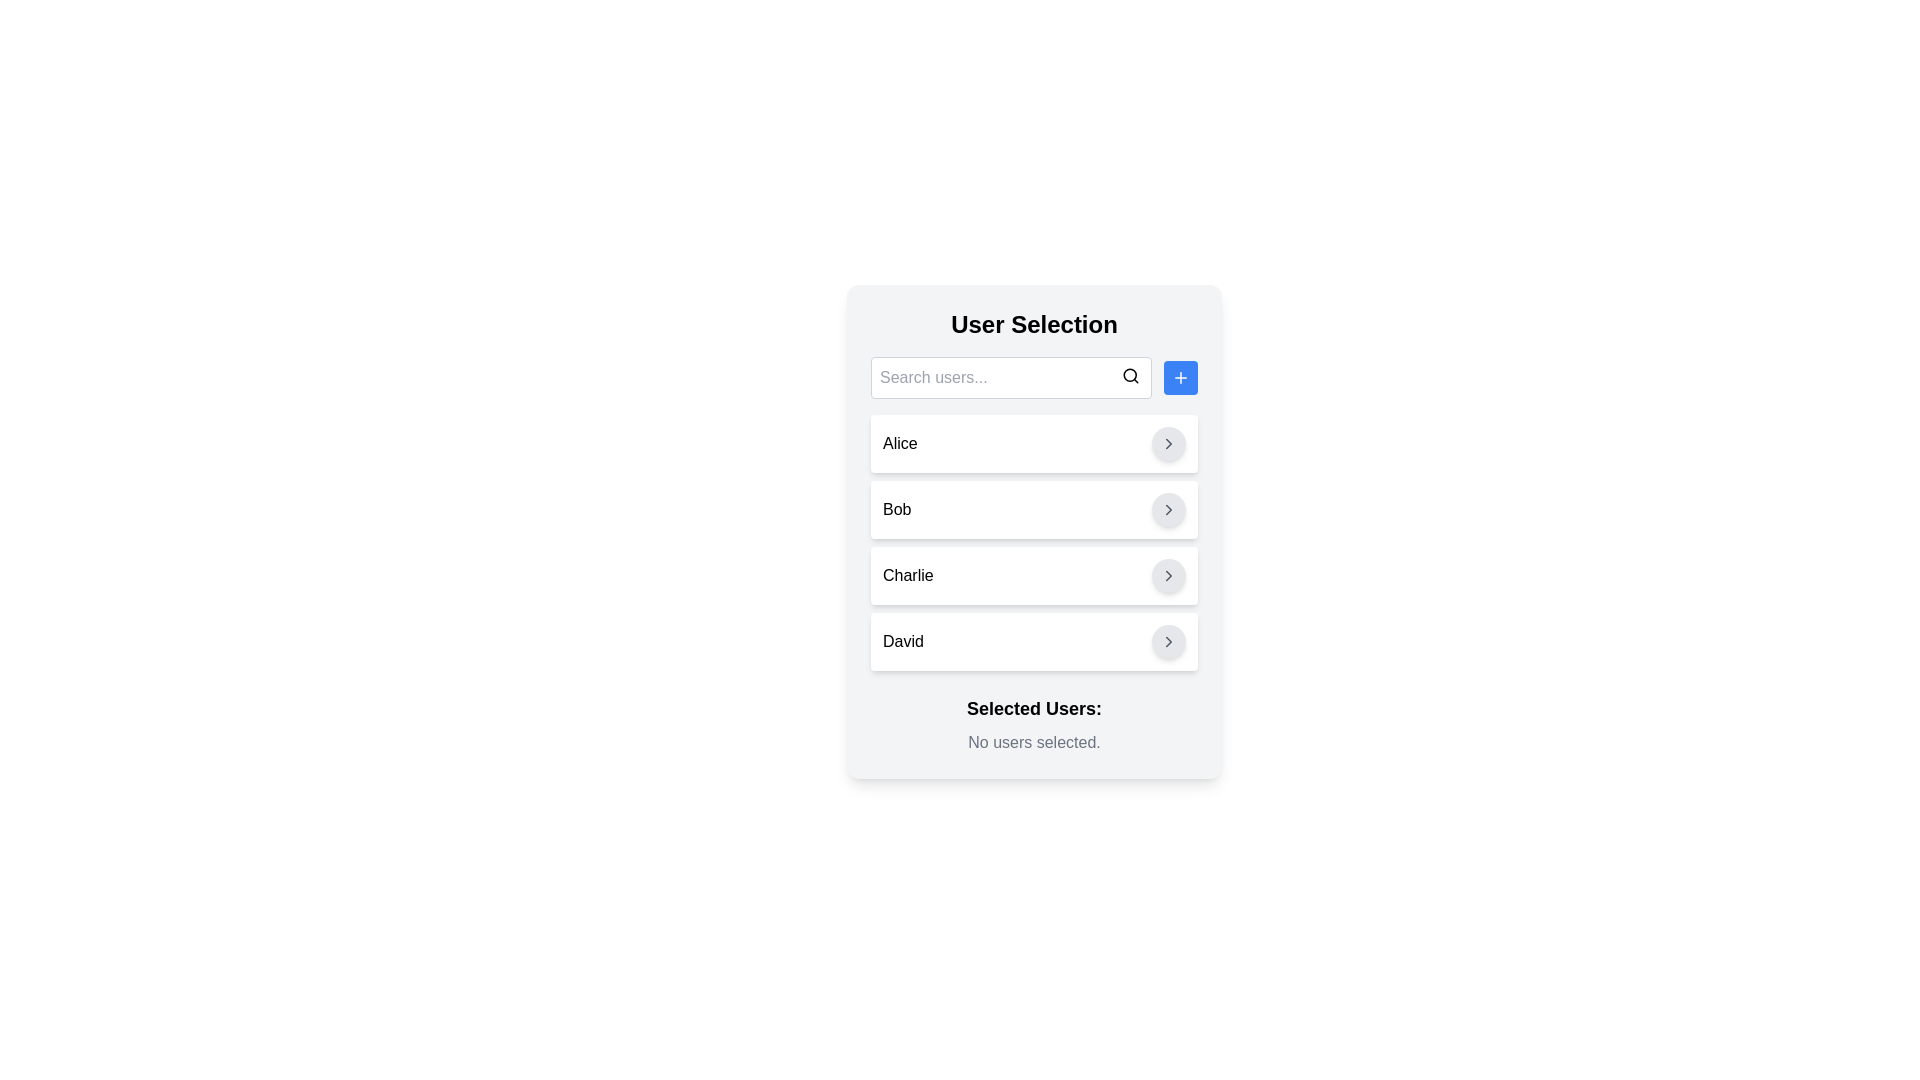 The width and height of the screenshot is (1920, 1080). I want to click on the list item labeled 'Bob', so click(1034, 508).